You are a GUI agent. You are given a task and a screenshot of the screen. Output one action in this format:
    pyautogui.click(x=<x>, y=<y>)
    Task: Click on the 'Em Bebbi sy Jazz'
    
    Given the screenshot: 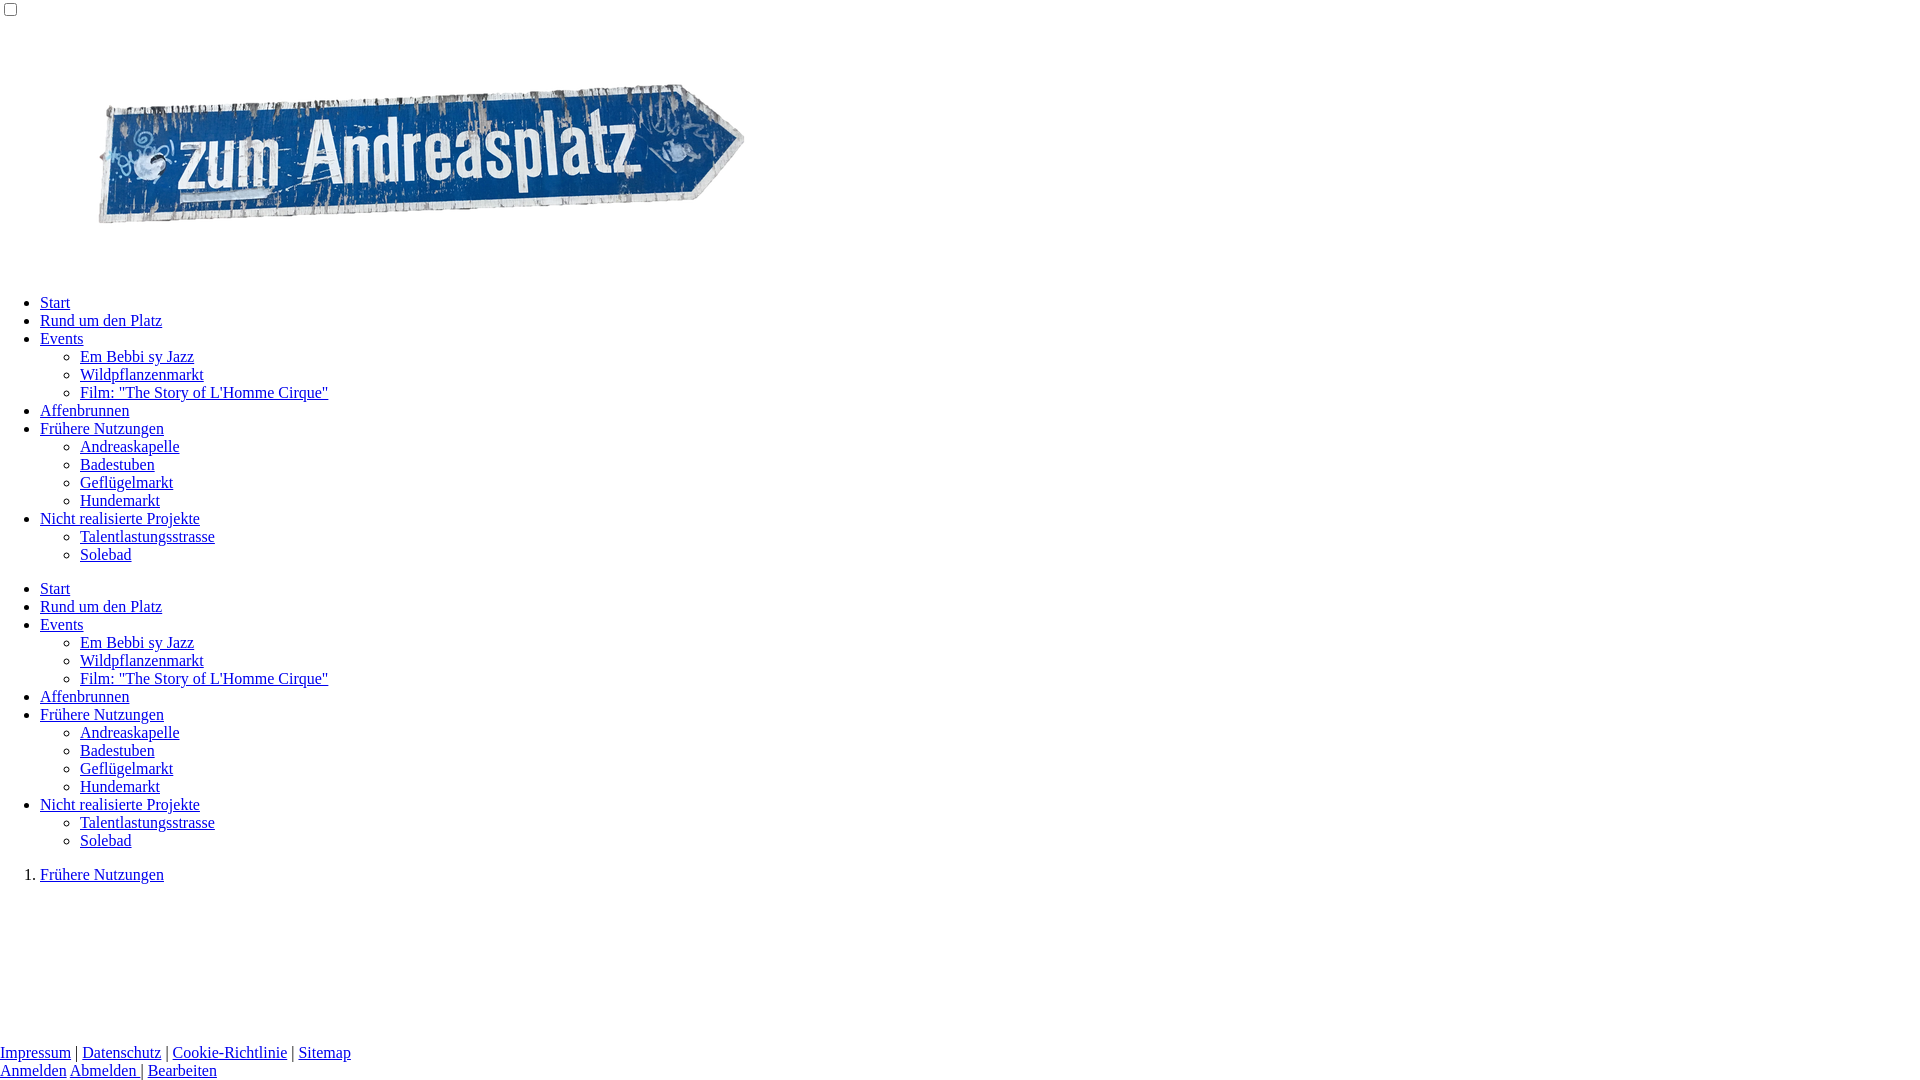 What is the action you would take?
    pyautogui.click(x=136, y=355)
    